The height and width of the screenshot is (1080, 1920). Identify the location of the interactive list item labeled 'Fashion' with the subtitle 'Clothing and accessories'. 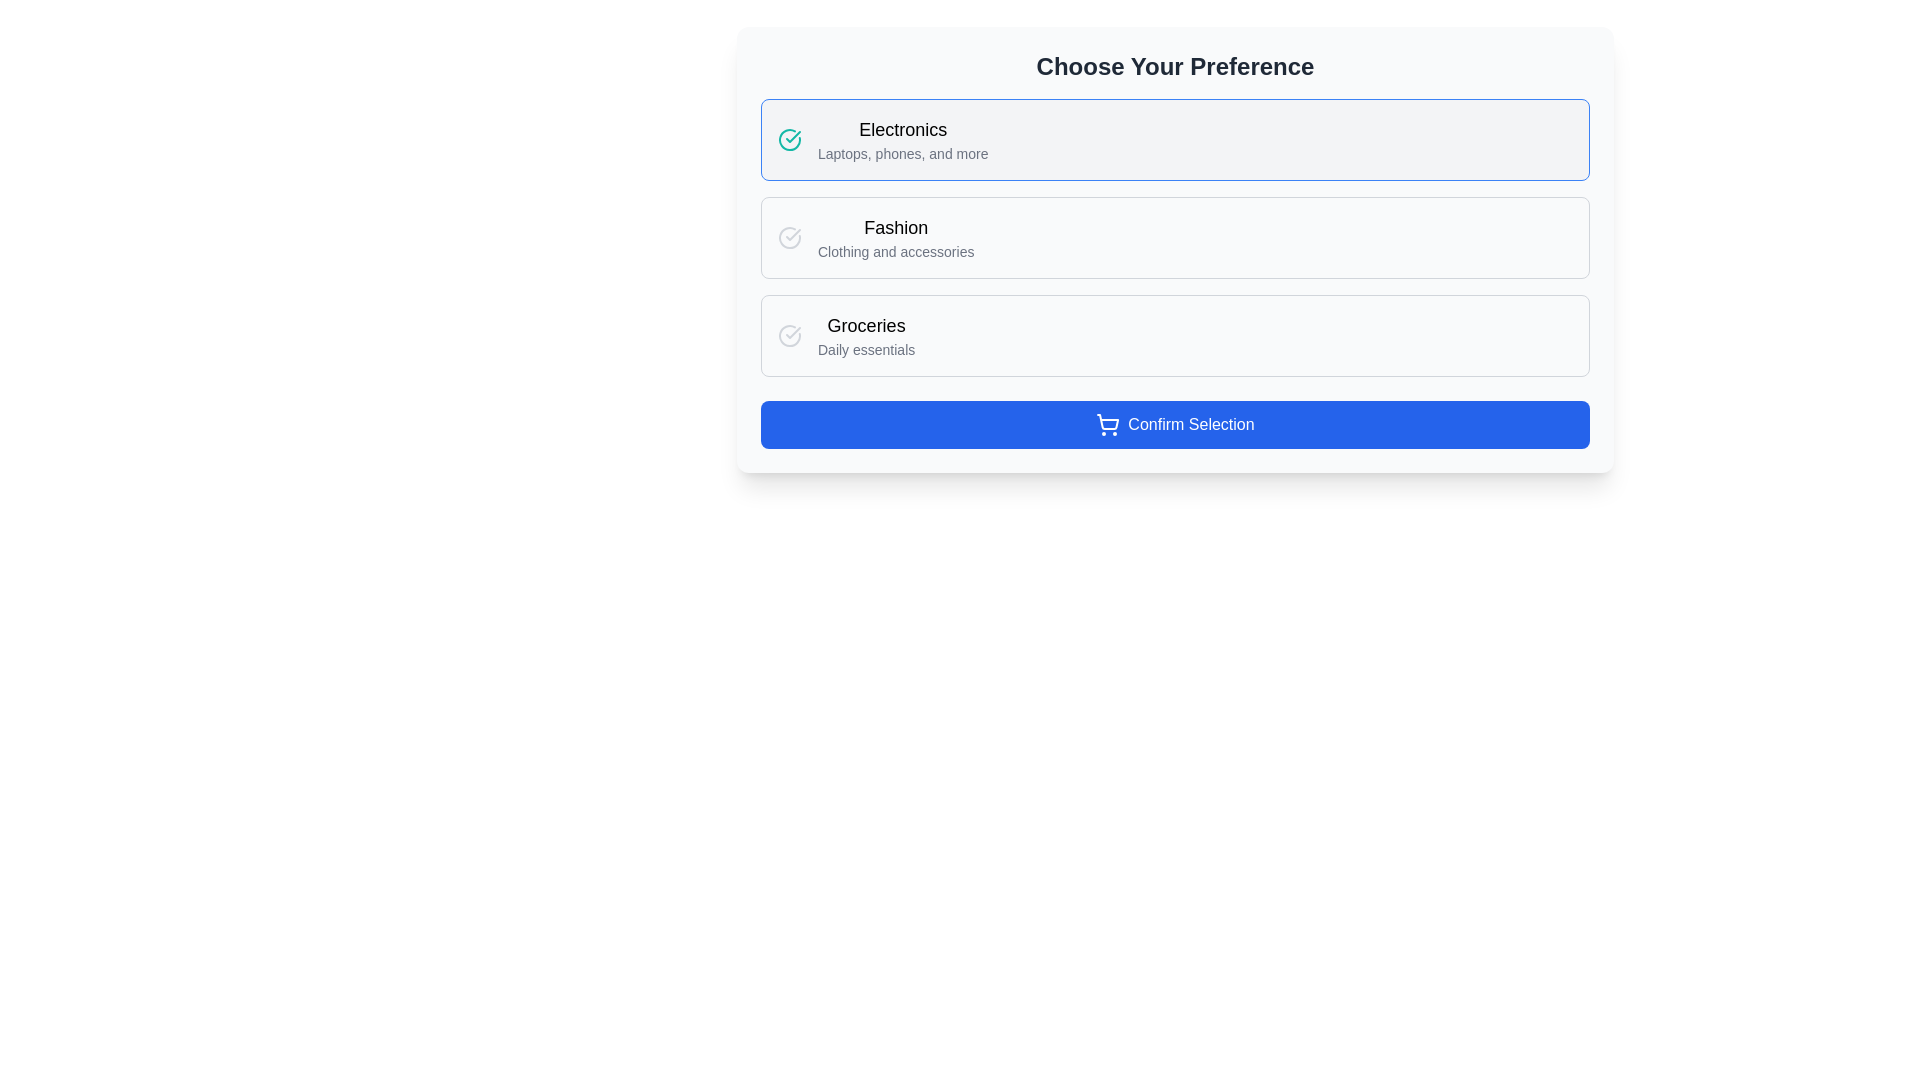
(1175, 237).